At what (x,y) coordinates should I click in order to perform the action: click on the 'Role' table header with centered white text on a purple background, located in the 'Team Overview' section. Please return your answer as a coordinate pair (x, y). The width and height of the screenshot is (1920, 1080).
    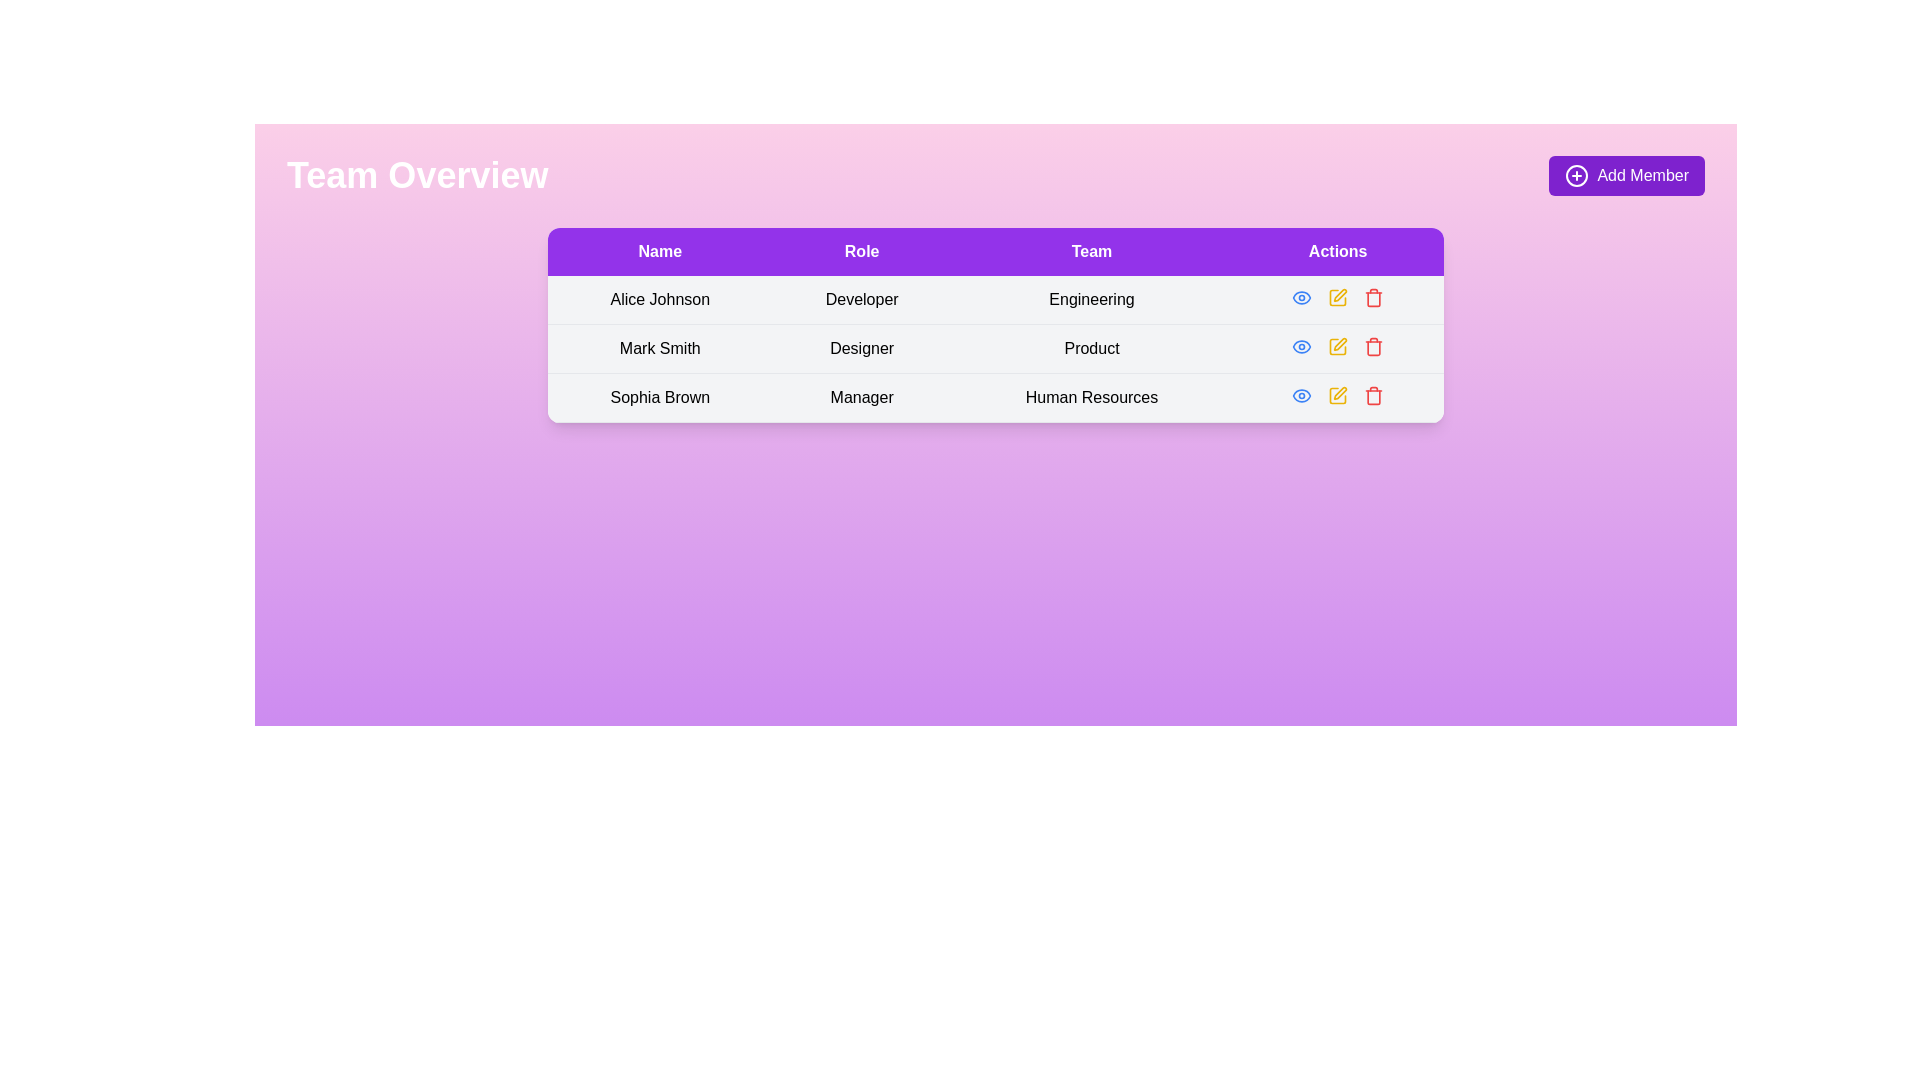
    Looking at the image, I should click on (862, 250).